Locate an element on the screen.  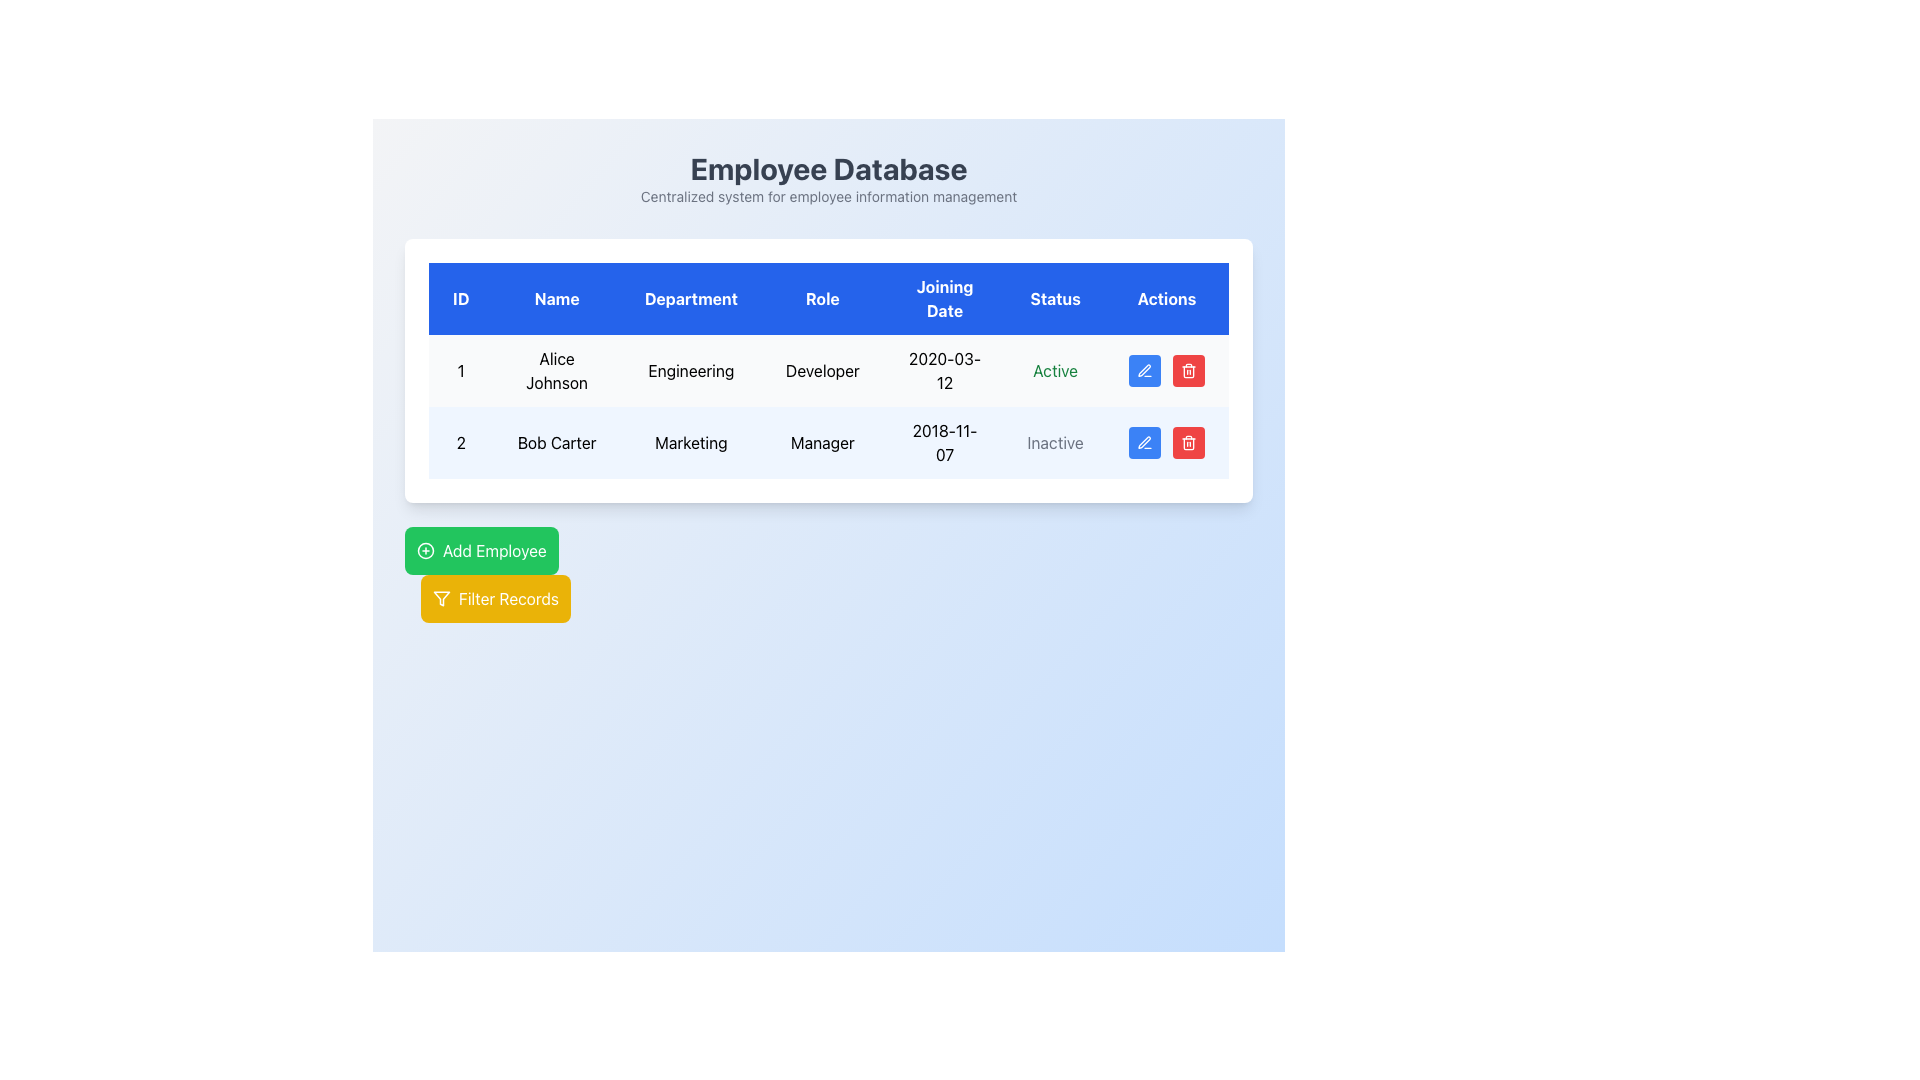
the 'Filter Records' text label, which is displayed in bold white font against a yellow background and is part of a button-like component with rounded corners, located below the green 'Add Employee' button is located at coordinates (508, 597).